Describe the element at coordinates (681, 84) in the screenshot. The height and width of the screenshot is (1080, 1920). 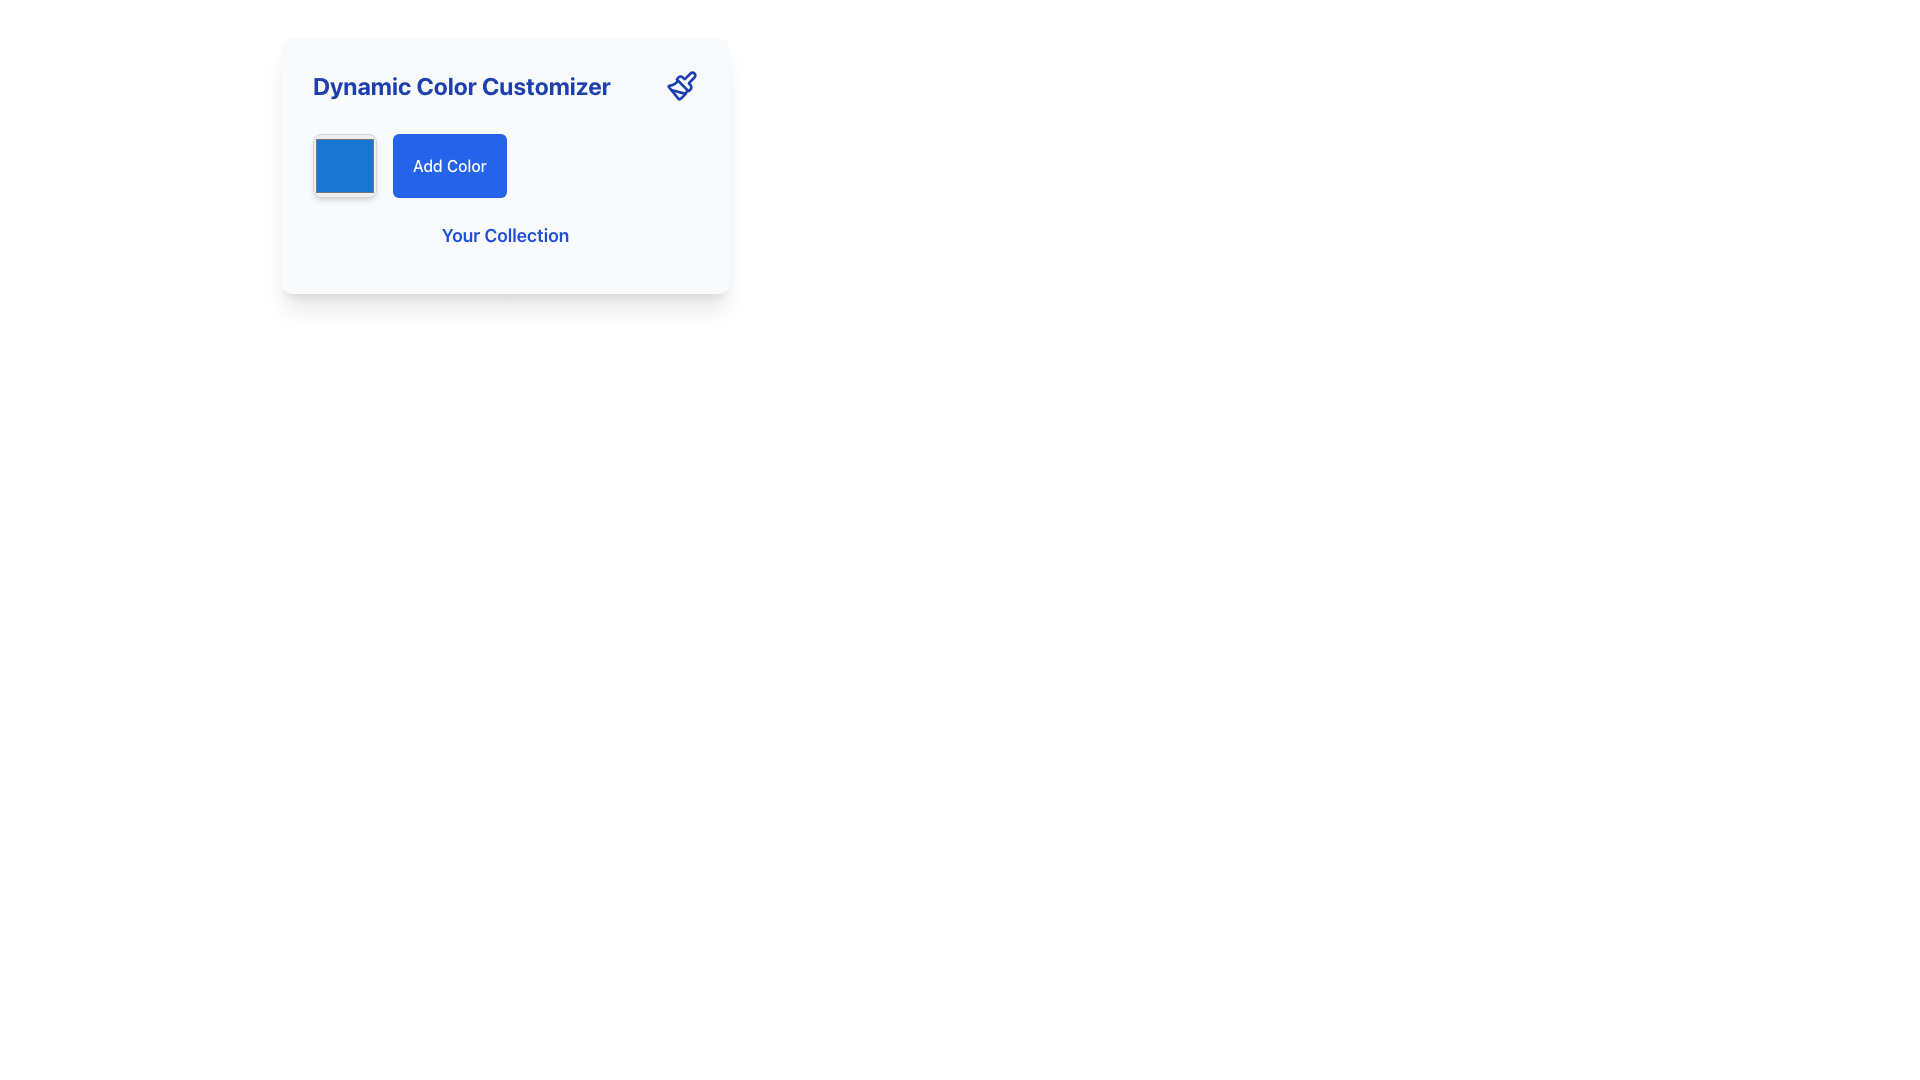
I see `the blue paintbrush icon located to the far right of the 'Dynamic Color Customizer' text` at that location.